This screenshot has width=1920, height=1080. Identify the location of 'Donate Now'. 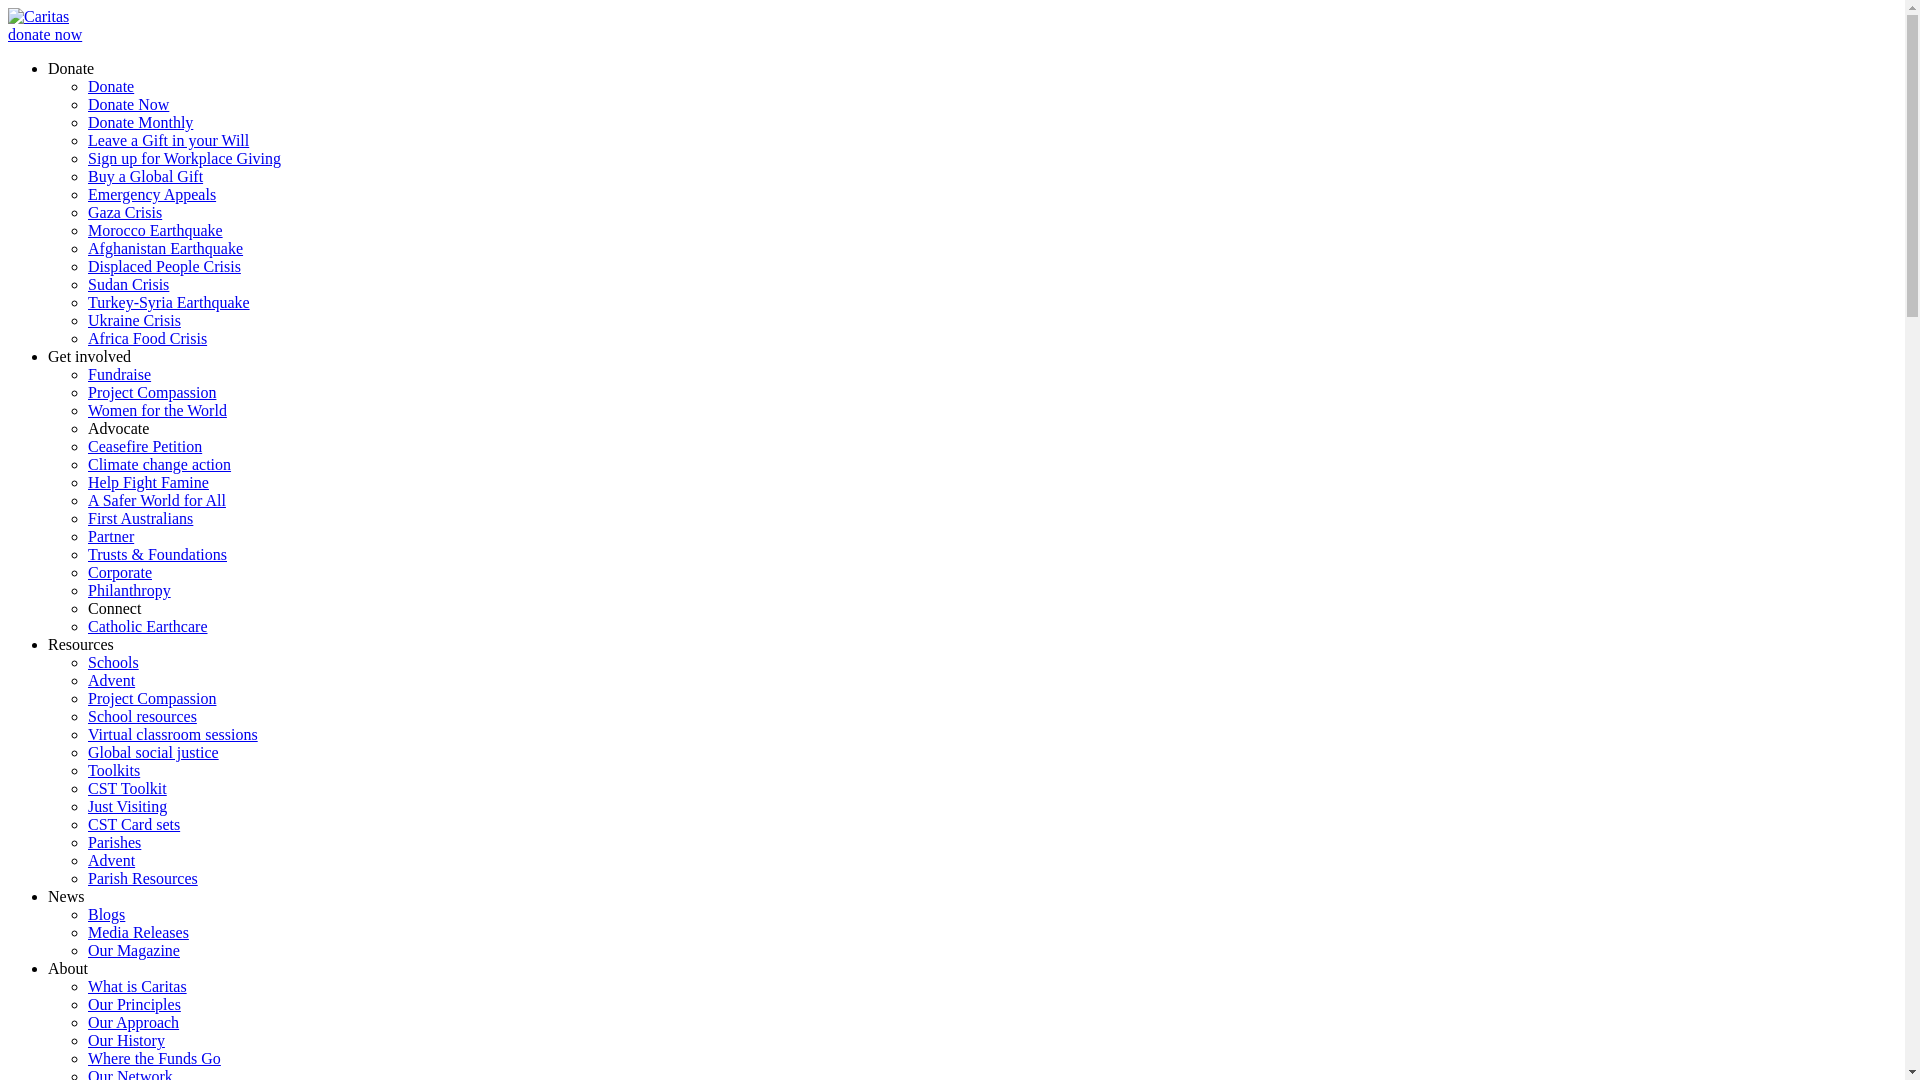
(86, 104).